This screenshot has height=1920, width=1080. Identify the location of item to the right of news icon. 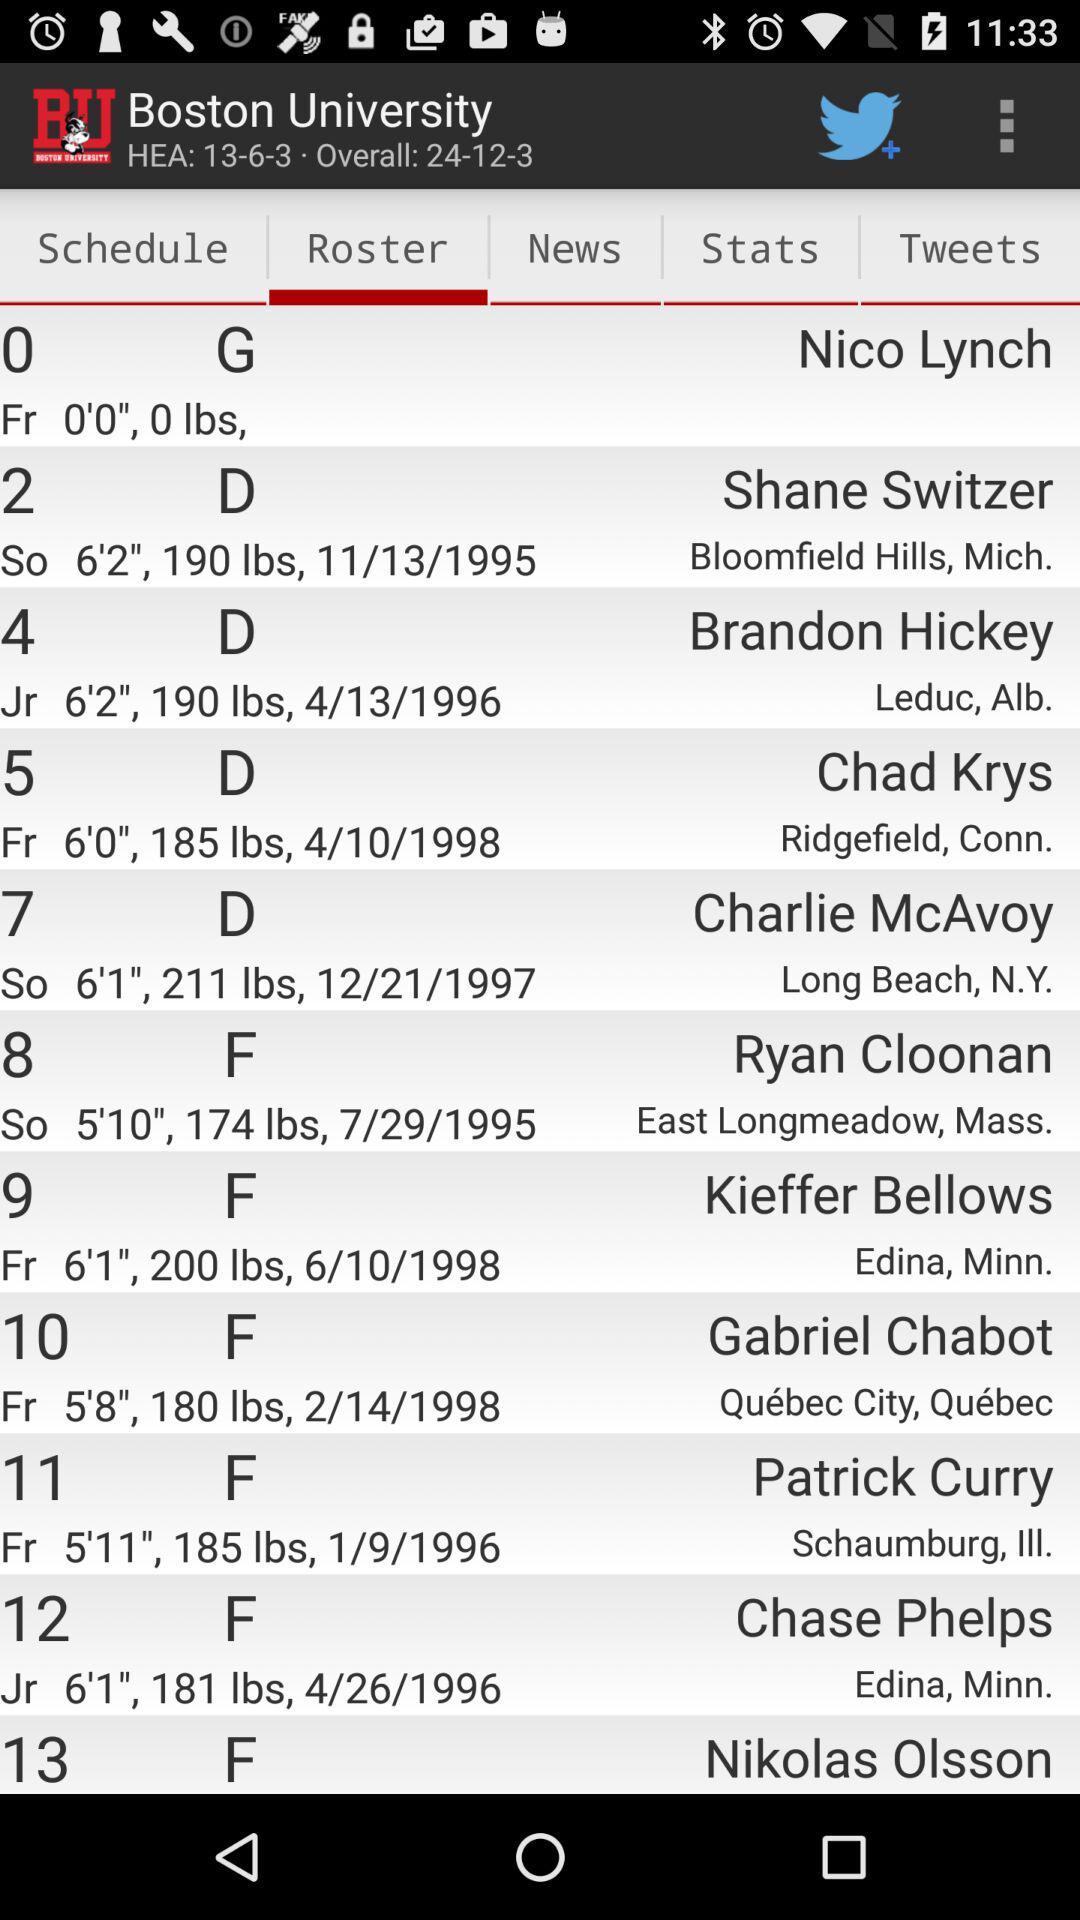
(858, 124).